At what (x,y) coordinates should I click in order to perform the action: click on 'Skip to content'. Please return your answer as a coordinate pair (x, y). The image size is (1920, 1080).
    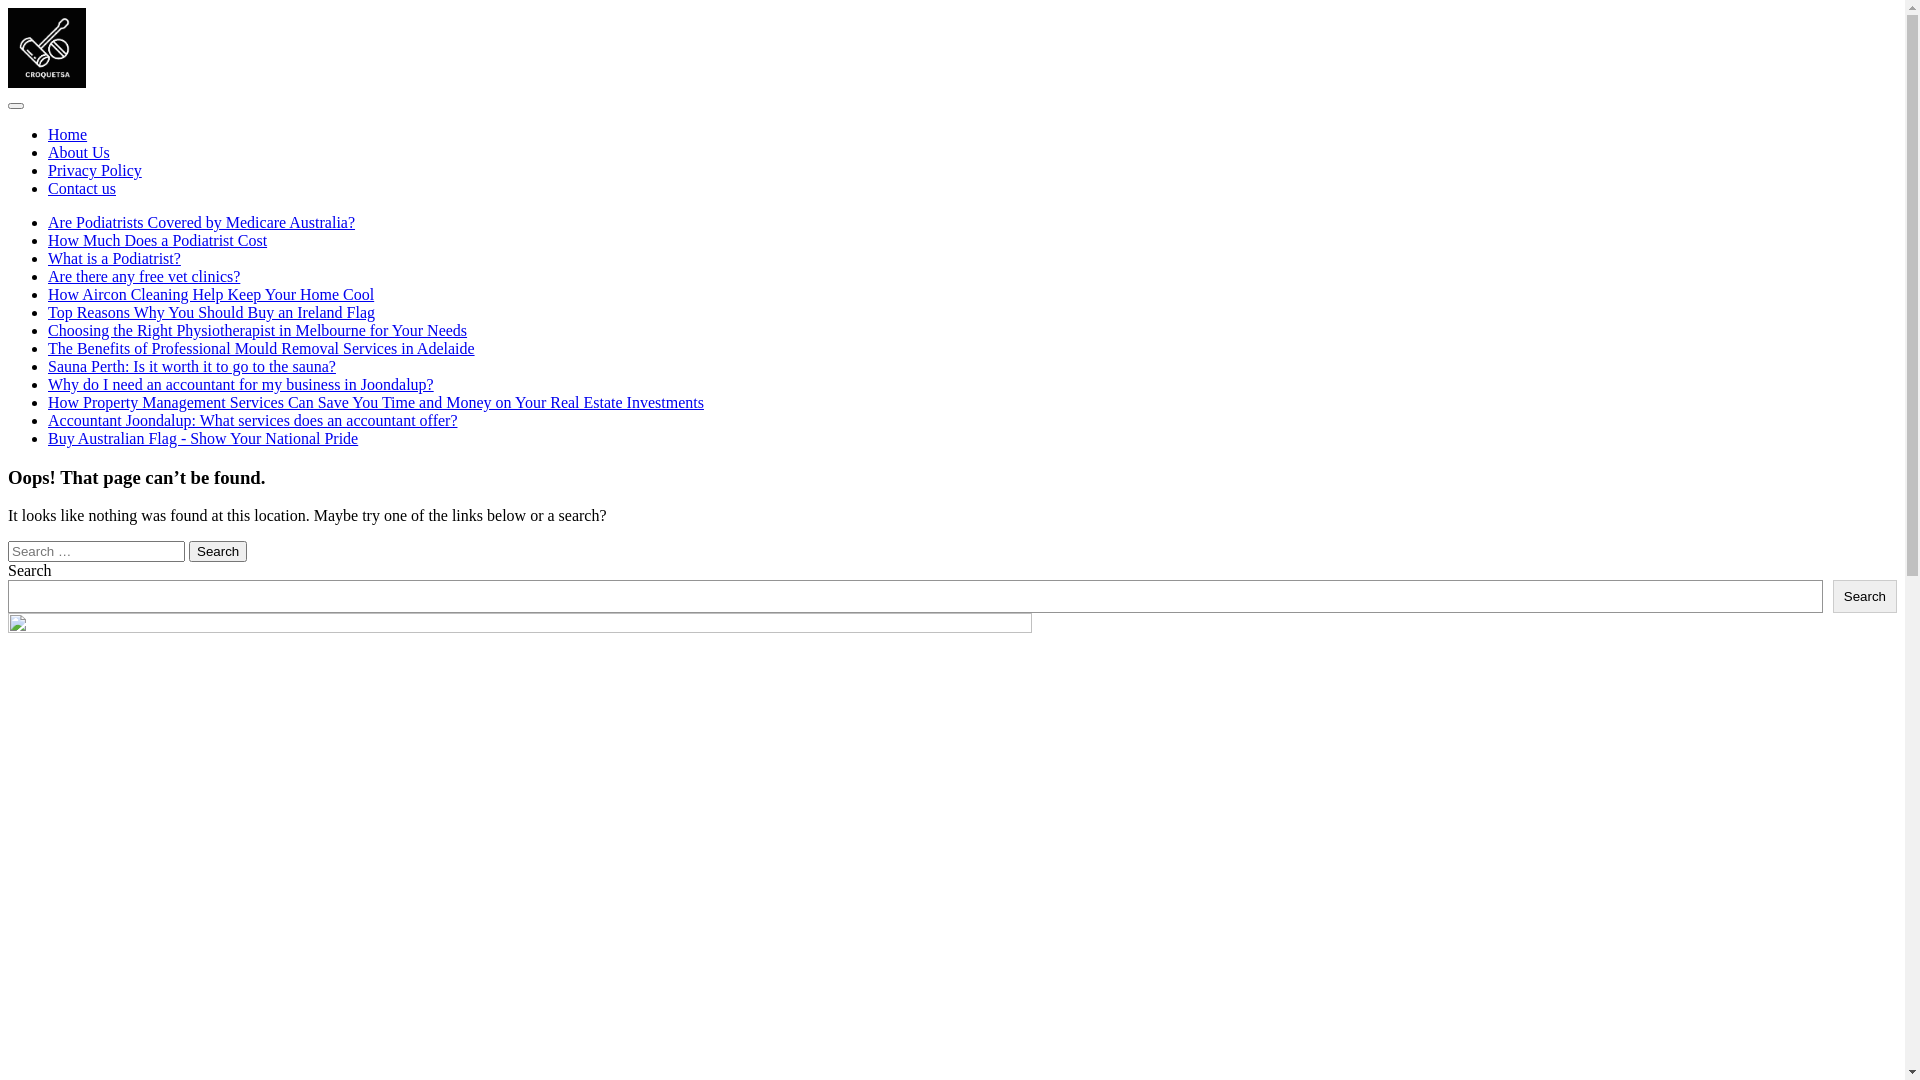
    Looking at the image, I should click on (6, 7).